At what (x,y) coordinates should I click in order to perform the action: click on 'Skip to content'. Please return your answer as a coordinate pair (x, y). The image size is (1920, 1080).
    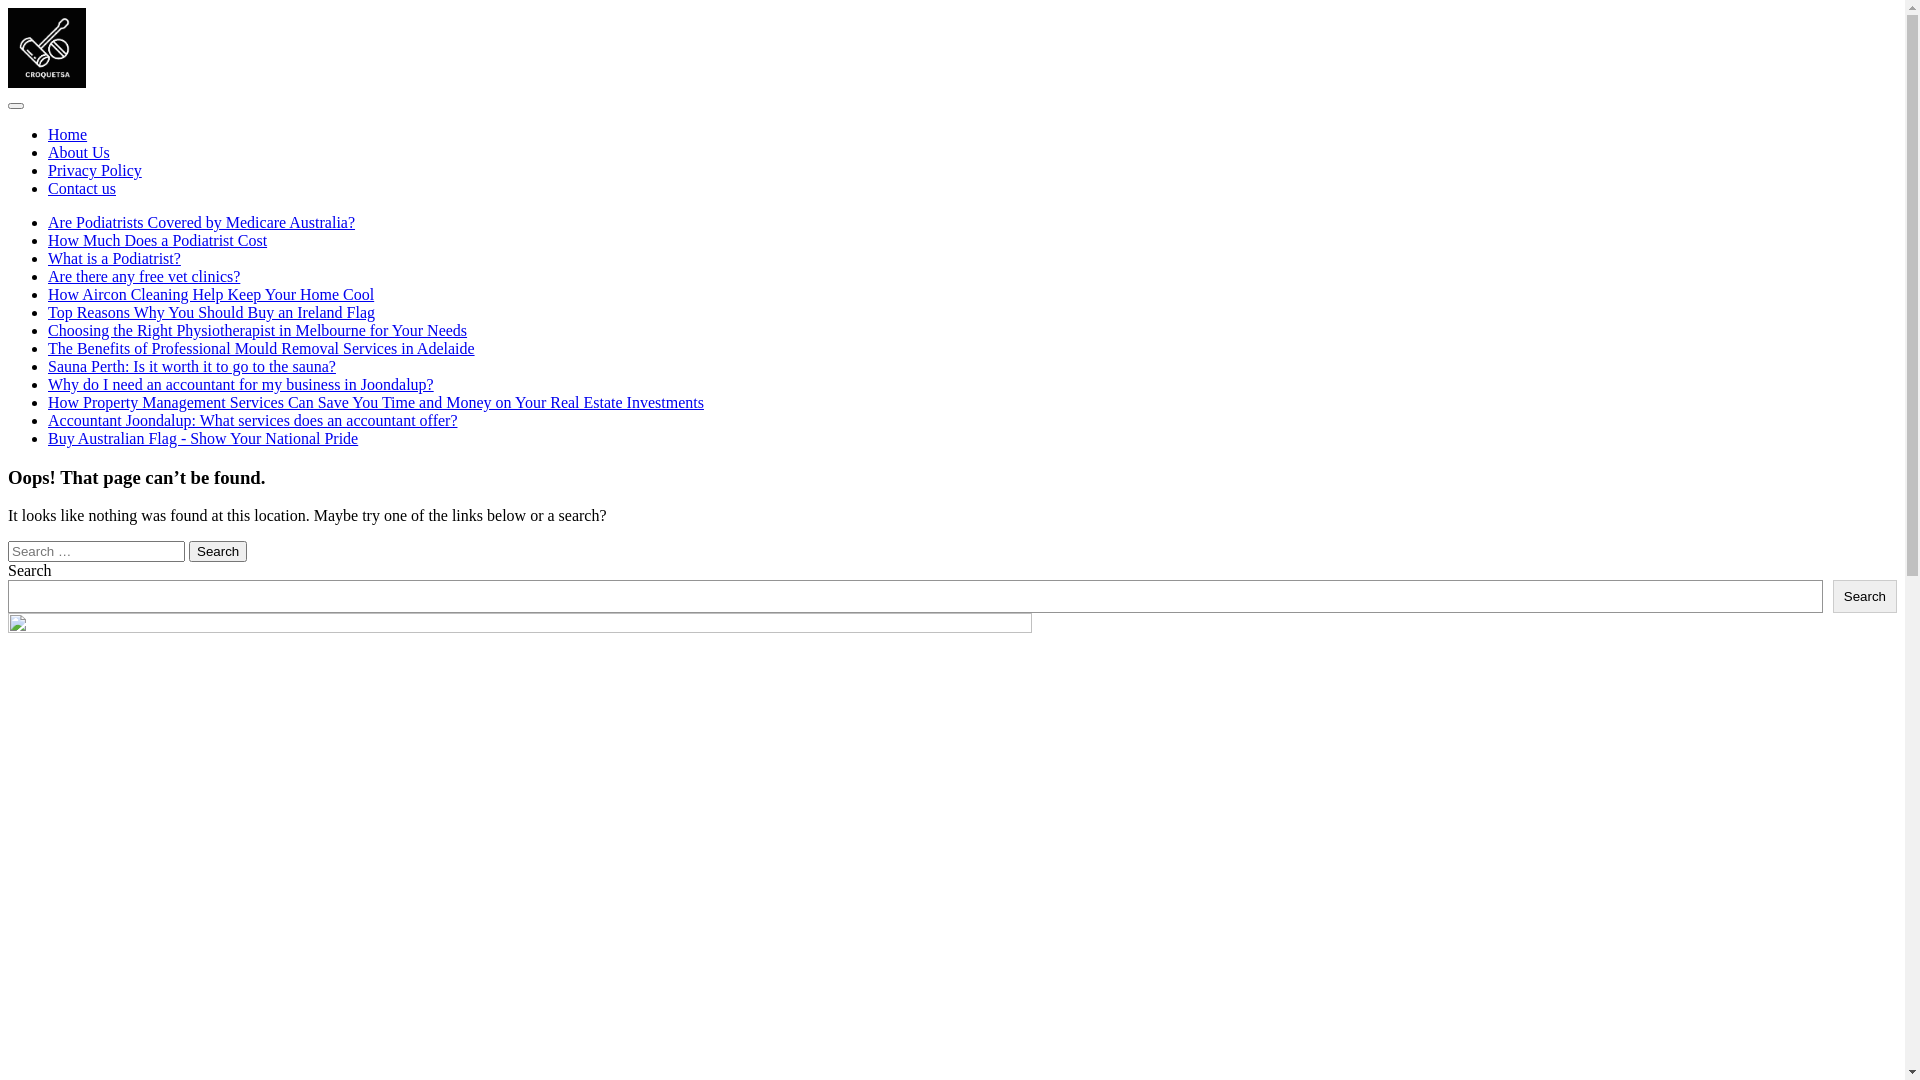
    Looking at the image, I should click on (6, 7).